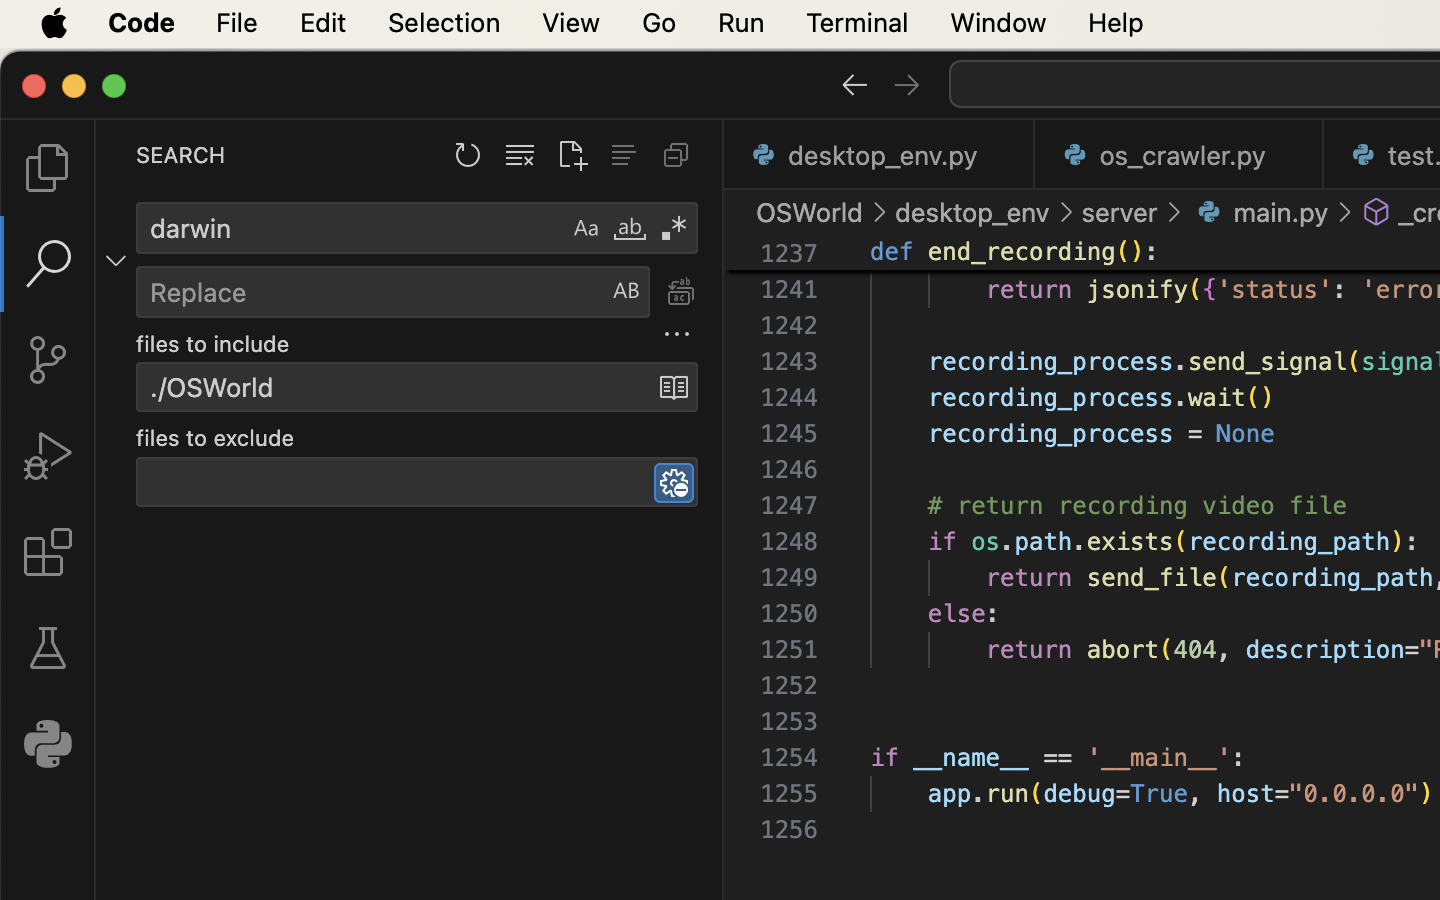 This screenshot has width=1440, height=900. I want to click on 'OSWorld', so click(810, 212).